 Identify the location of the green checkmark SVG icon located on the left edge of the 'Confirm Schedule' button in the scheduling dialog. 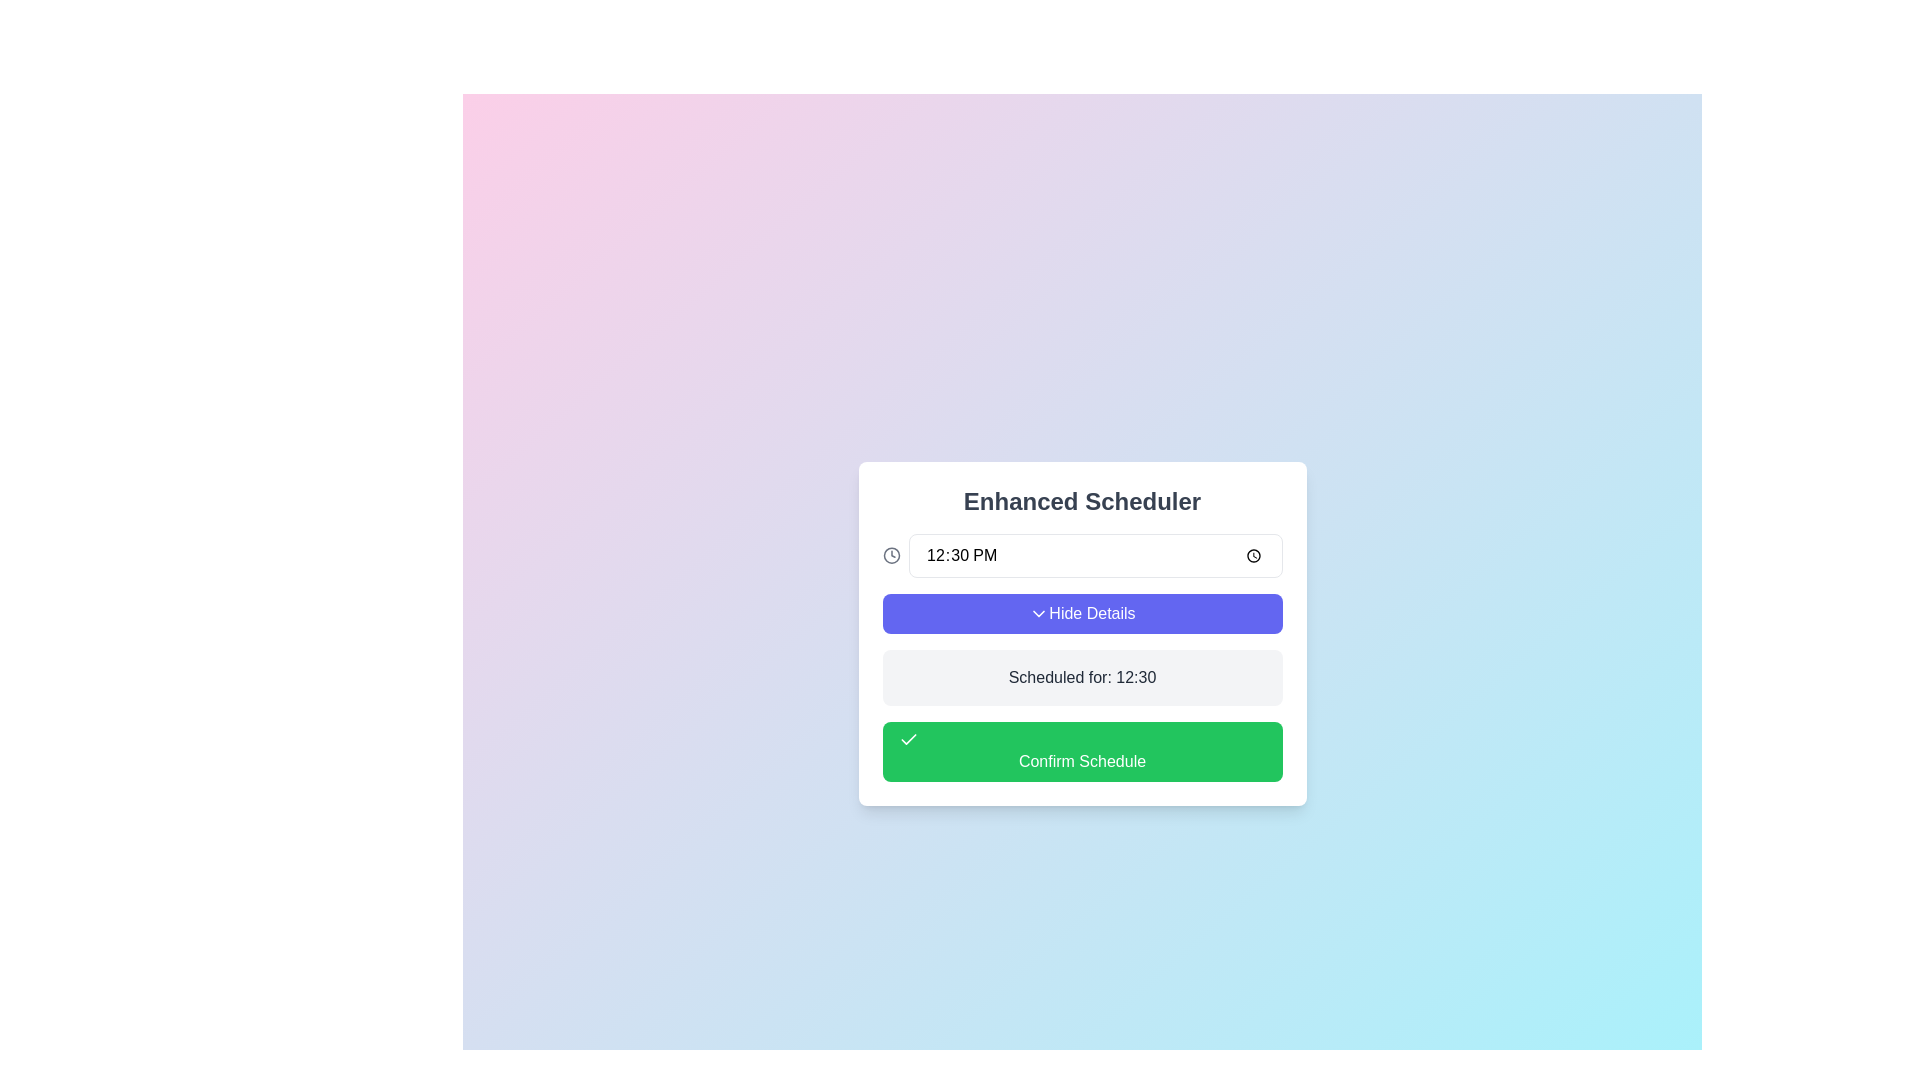
(907, 740).